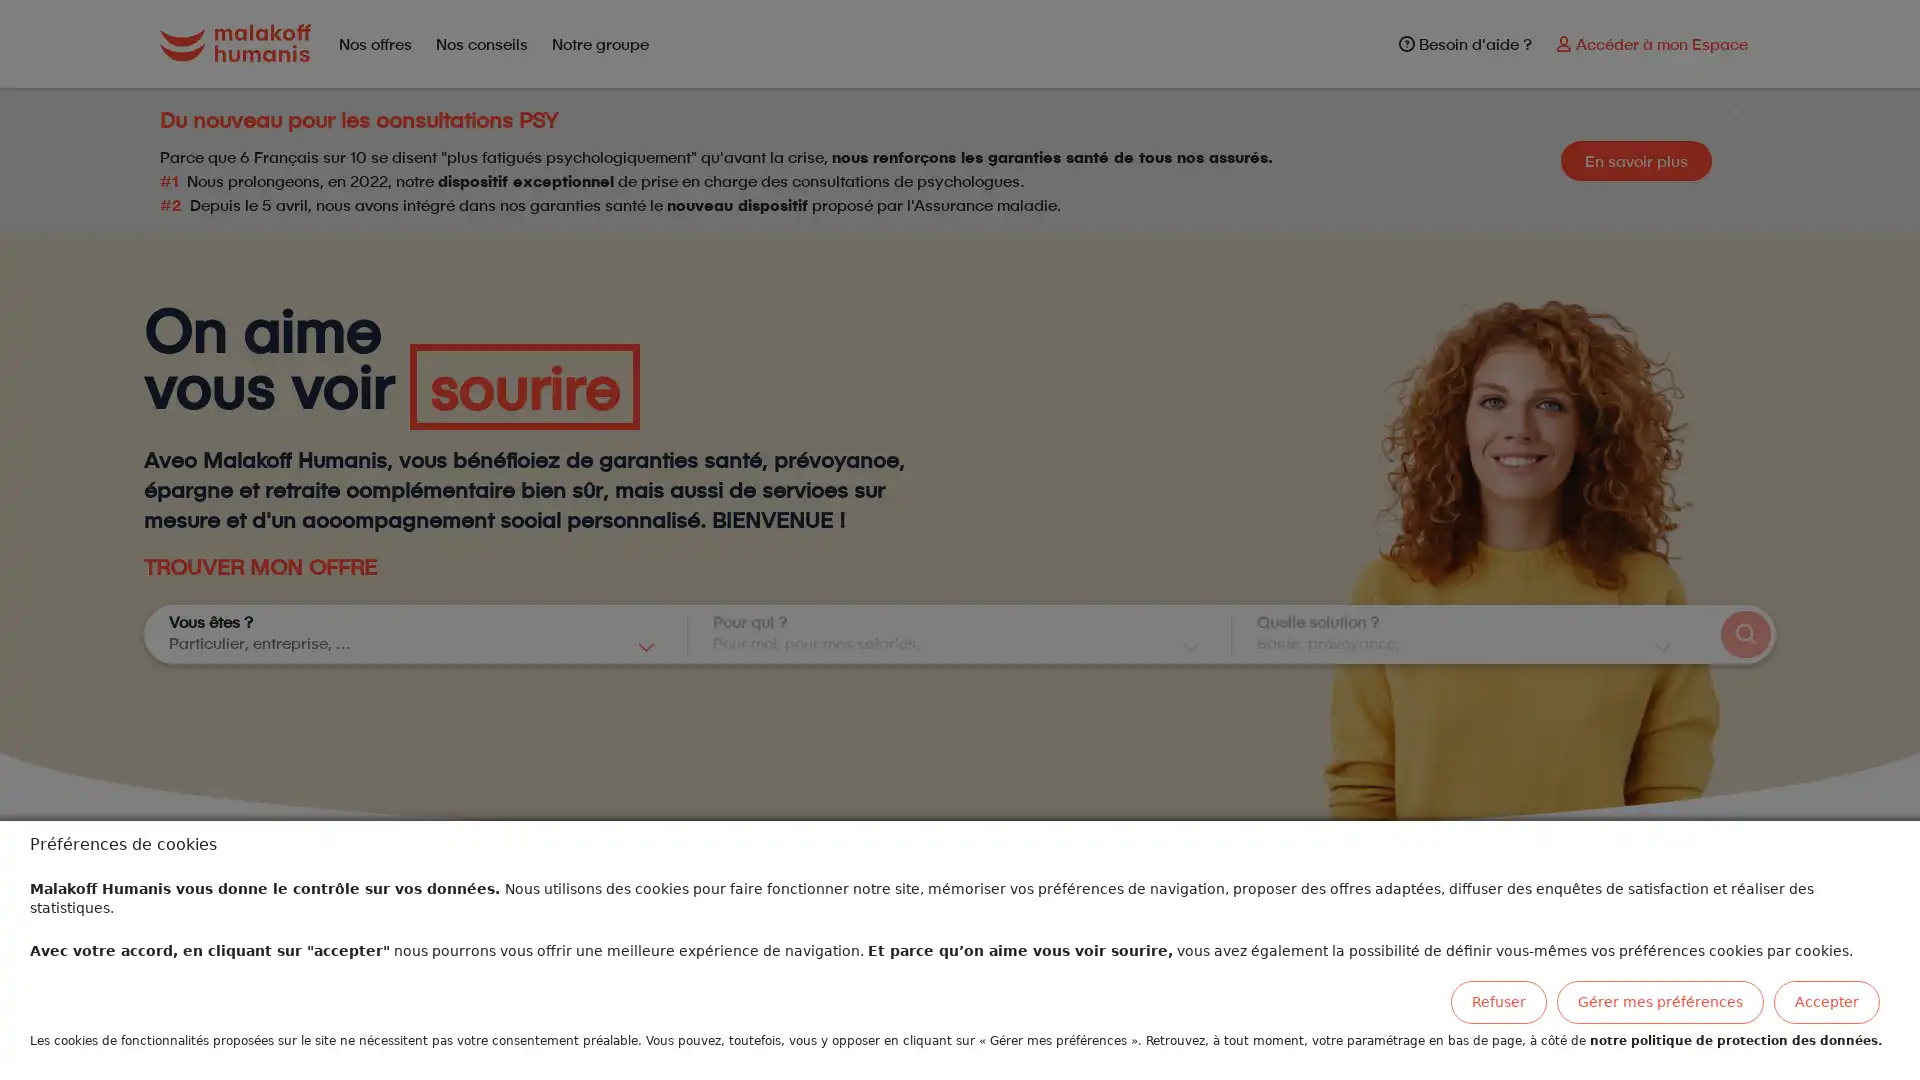 Image resolution: width=1920 pixels, height=1080 pixels. I want to click on Notre groupe, so click(598, 43).